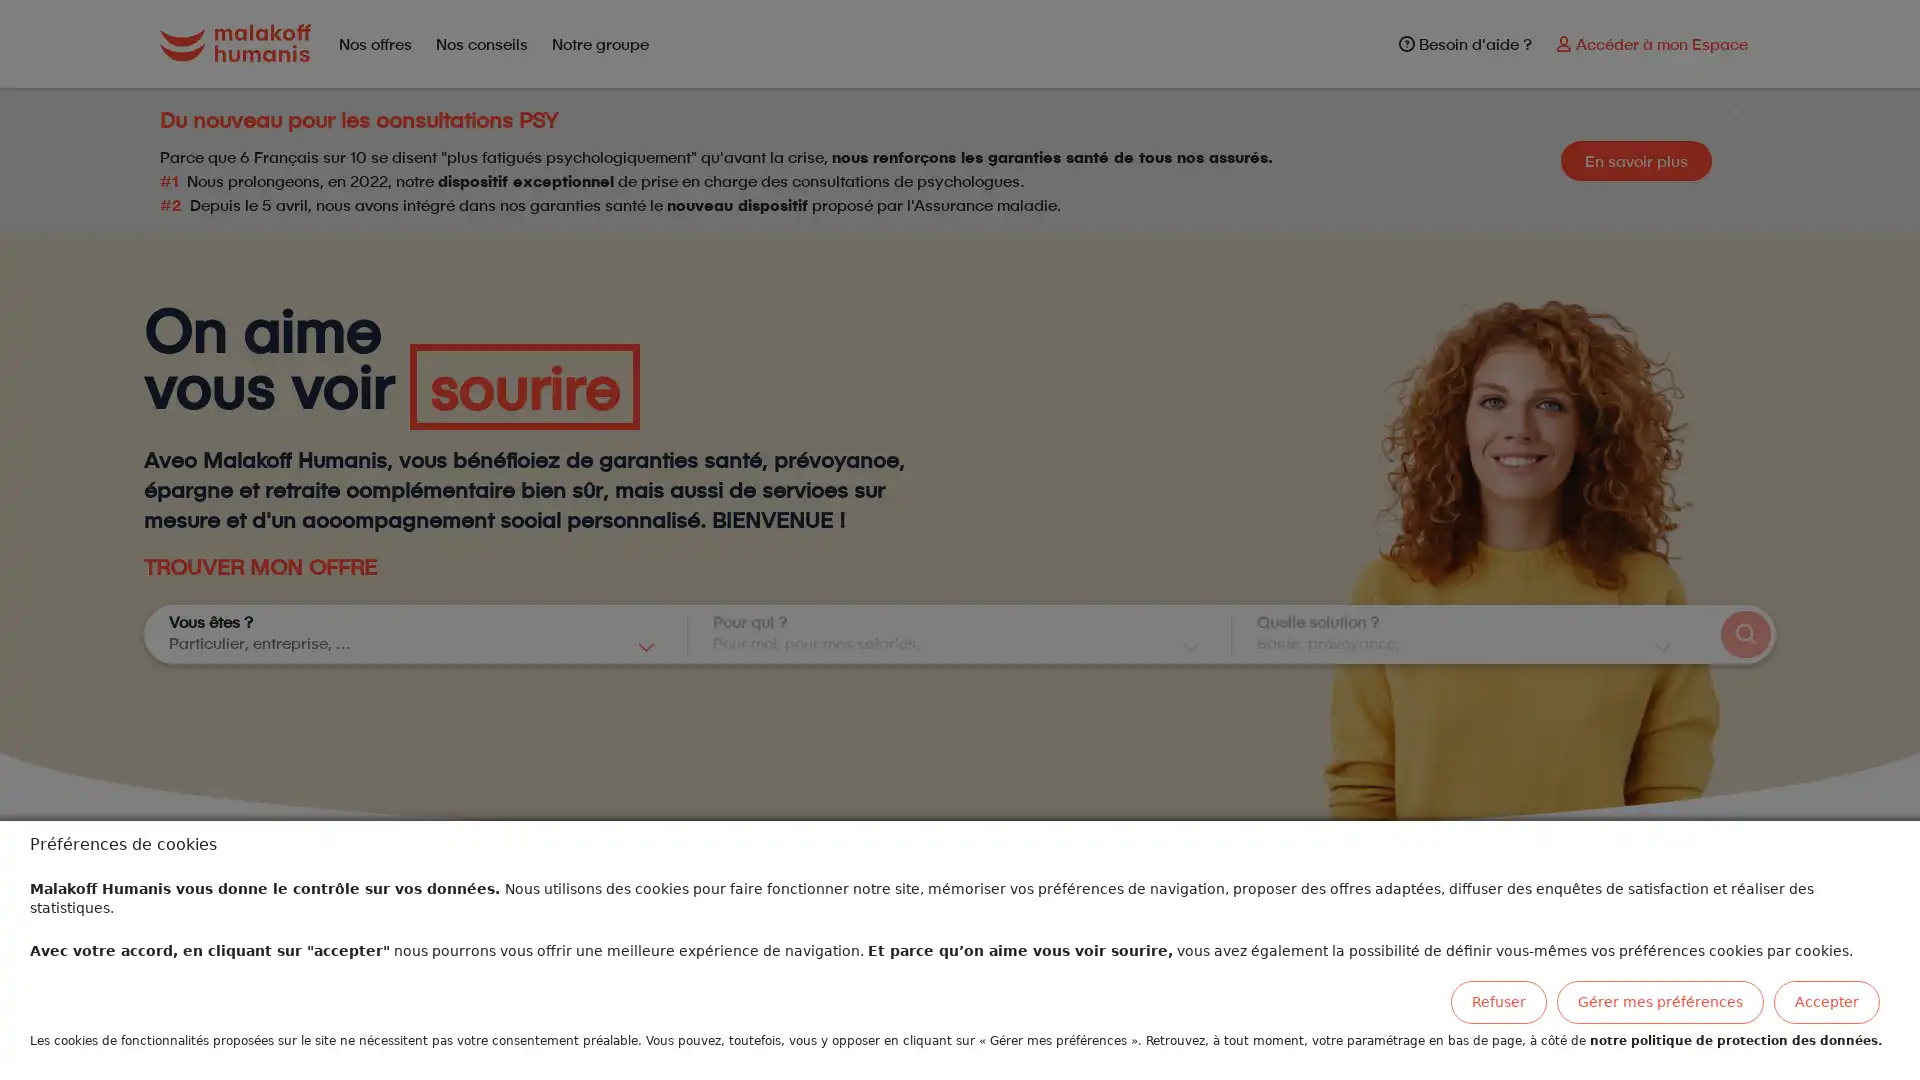 Image resolution: width=1920 pixels, height=1080 pixels. I want to click on Notre groupe, so click(598, 43).